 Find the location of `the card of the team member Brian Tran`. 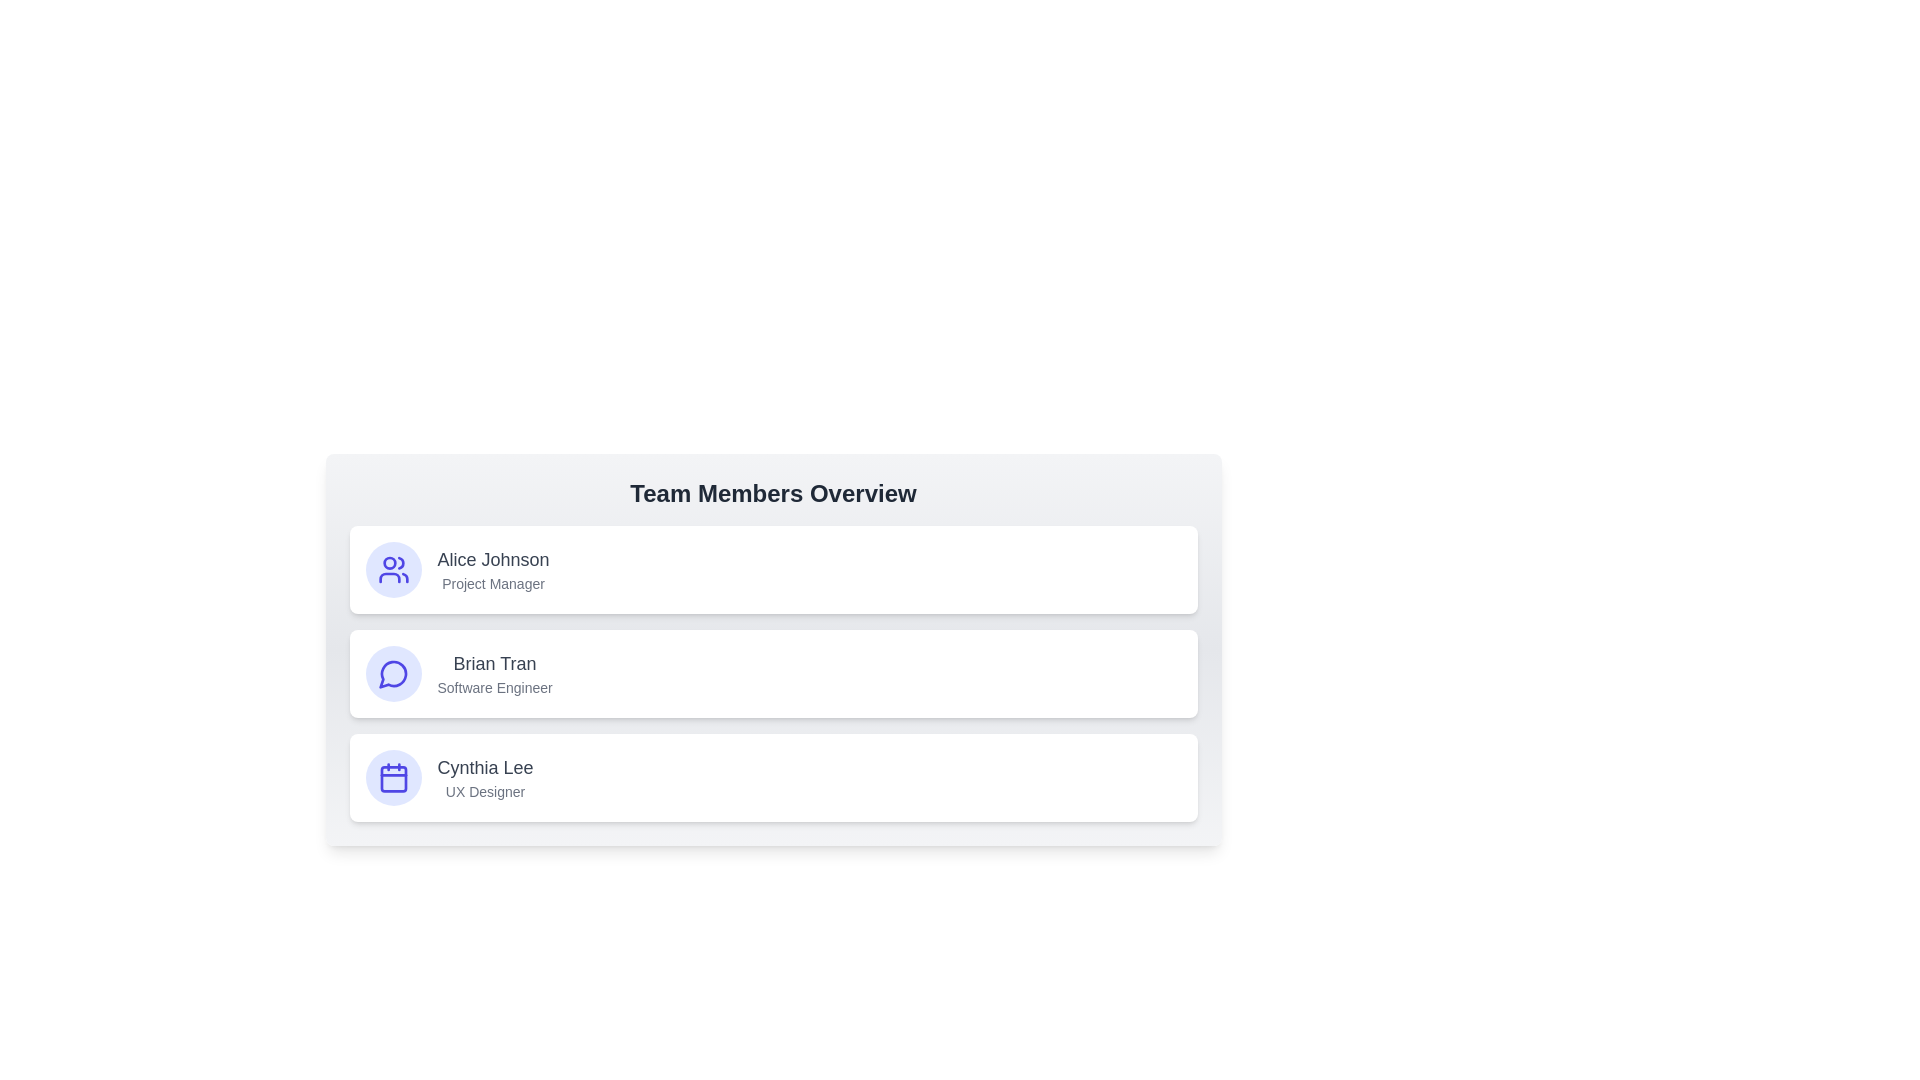

the card of the team member Brian Tran is located at coordinates (772, 674).